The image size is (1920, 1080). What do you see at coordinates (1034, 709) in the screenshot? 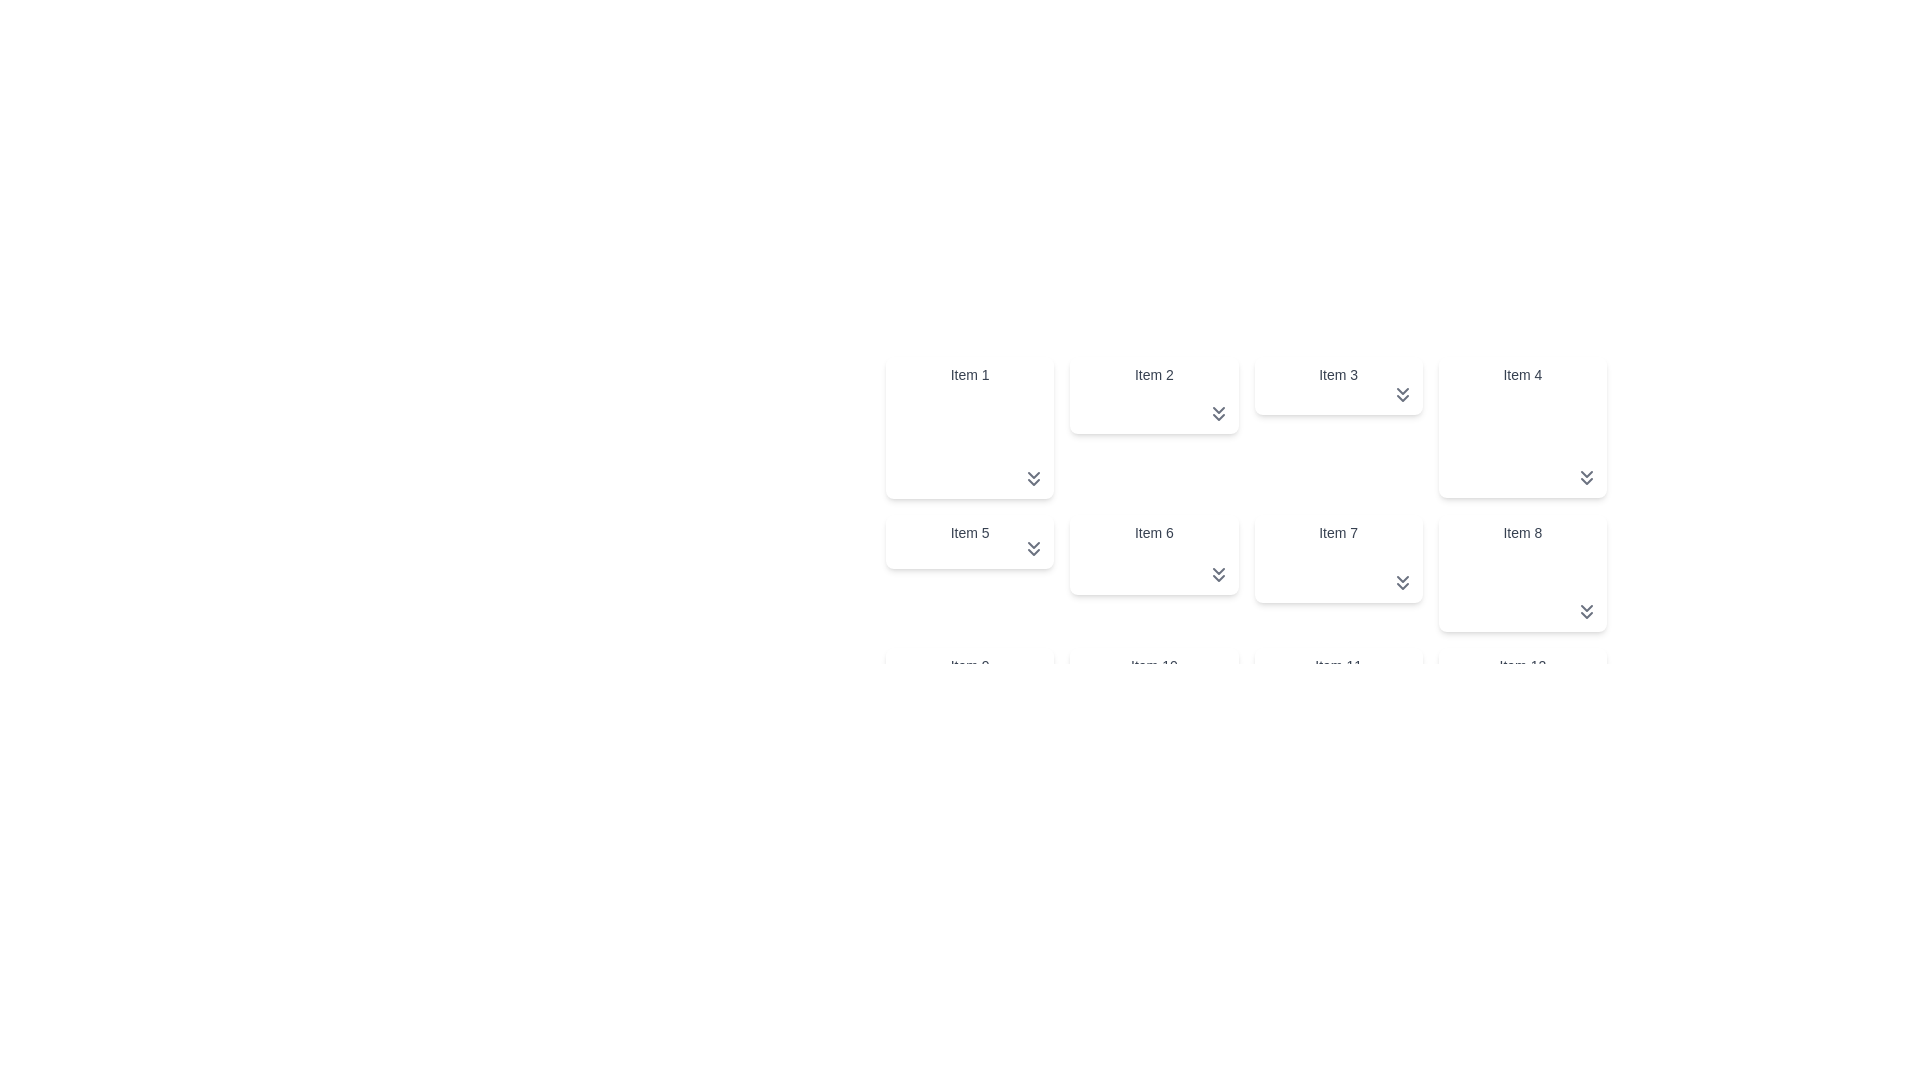
I see `the button located at the bottom right corner of the card labeled 'Item 9'` at bounding box center [1034, 709].